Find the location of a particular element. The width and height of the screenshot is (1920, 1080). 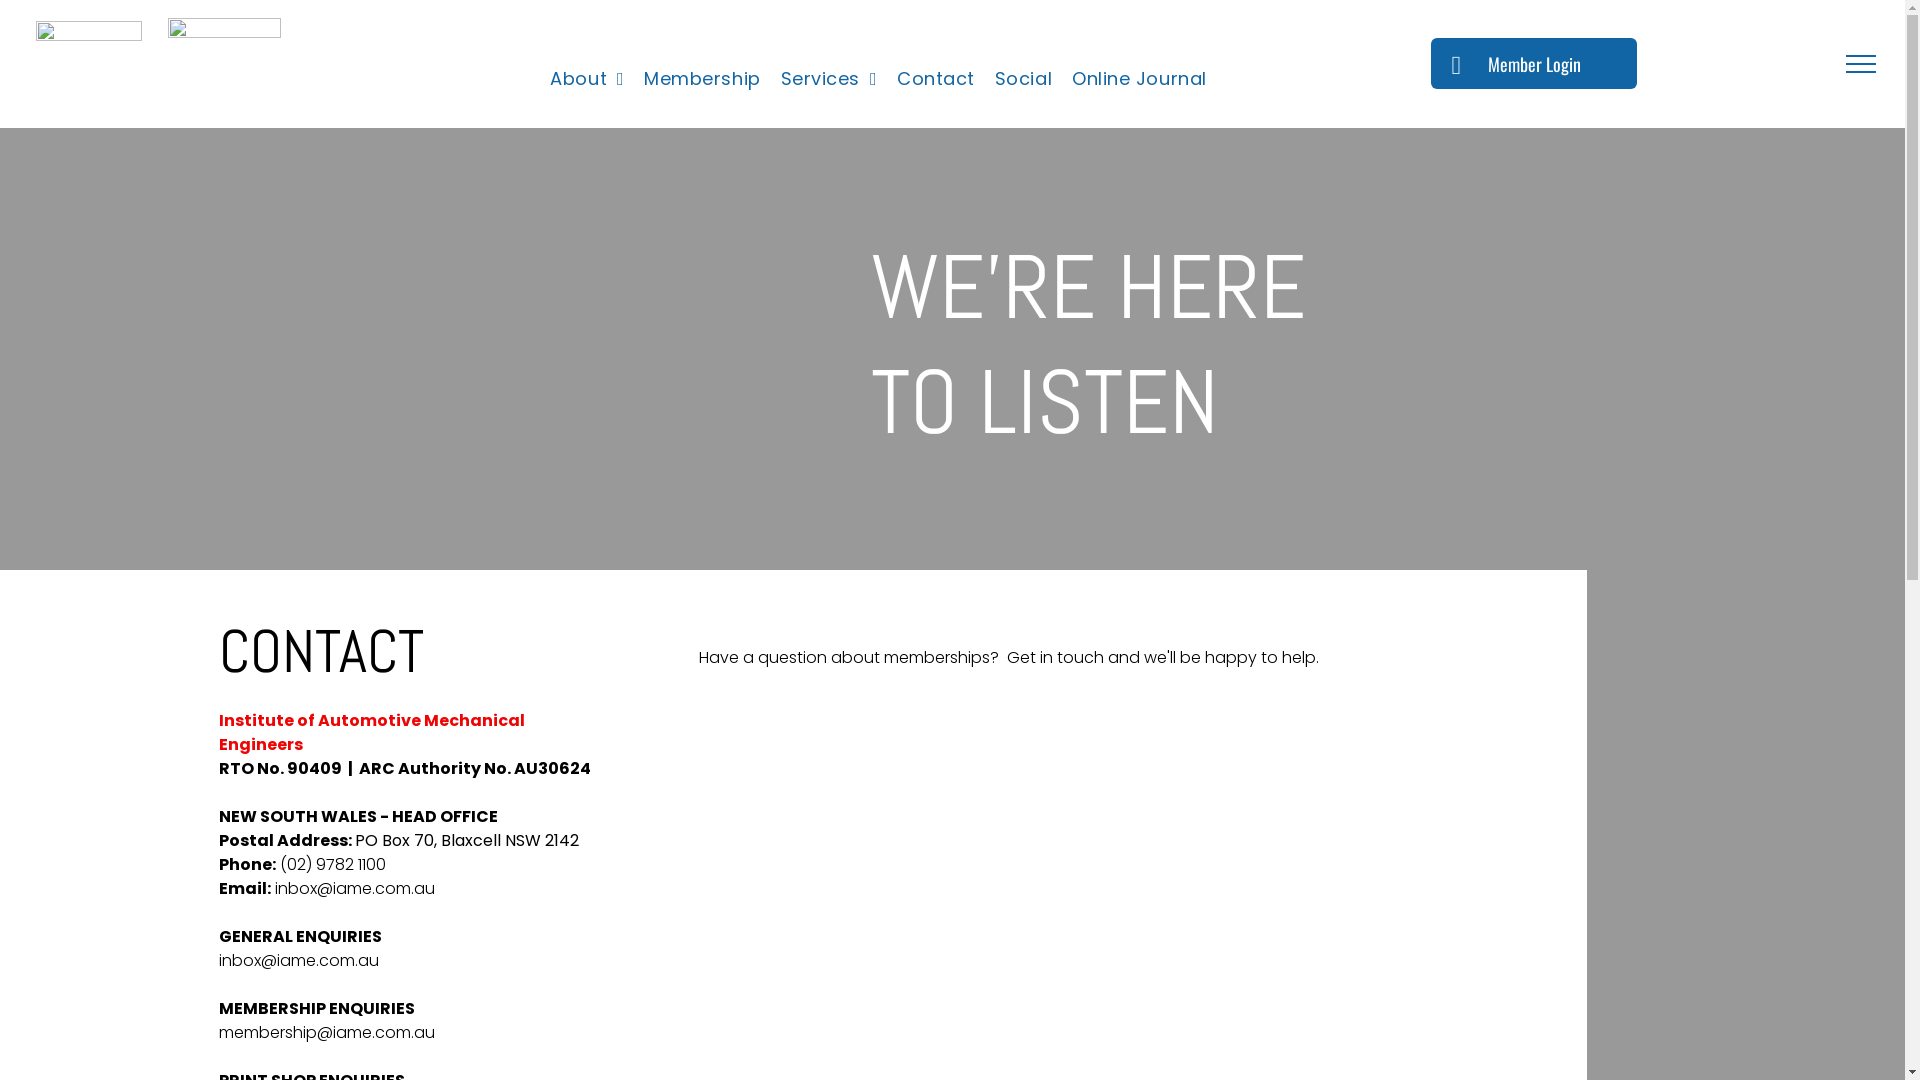

'Send' is located at coordinates (662, 1003).